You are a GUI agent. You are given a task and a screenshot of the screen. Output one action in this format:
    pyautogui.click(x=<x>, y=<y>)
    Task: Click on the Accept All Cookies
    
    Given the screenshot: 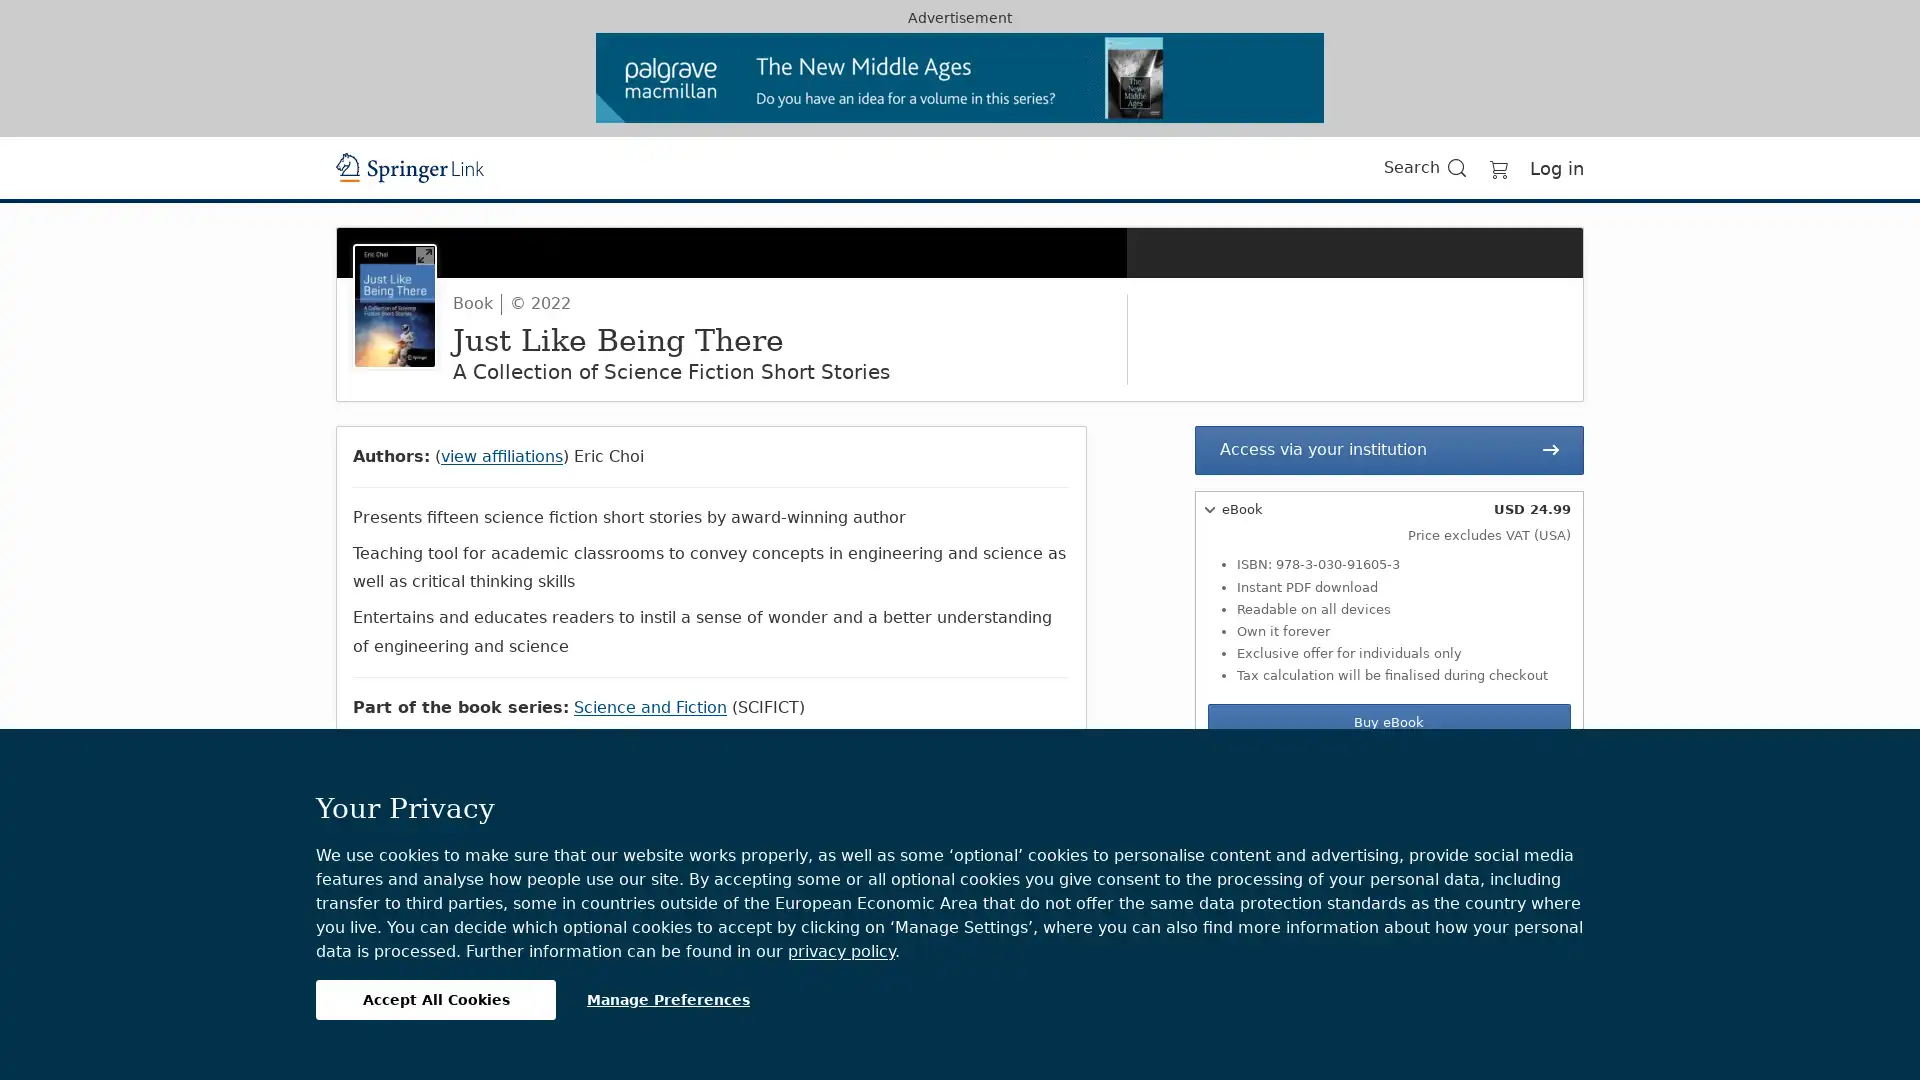 What is the action you would take?
    pyautogui.click(x=435, y=999)
    